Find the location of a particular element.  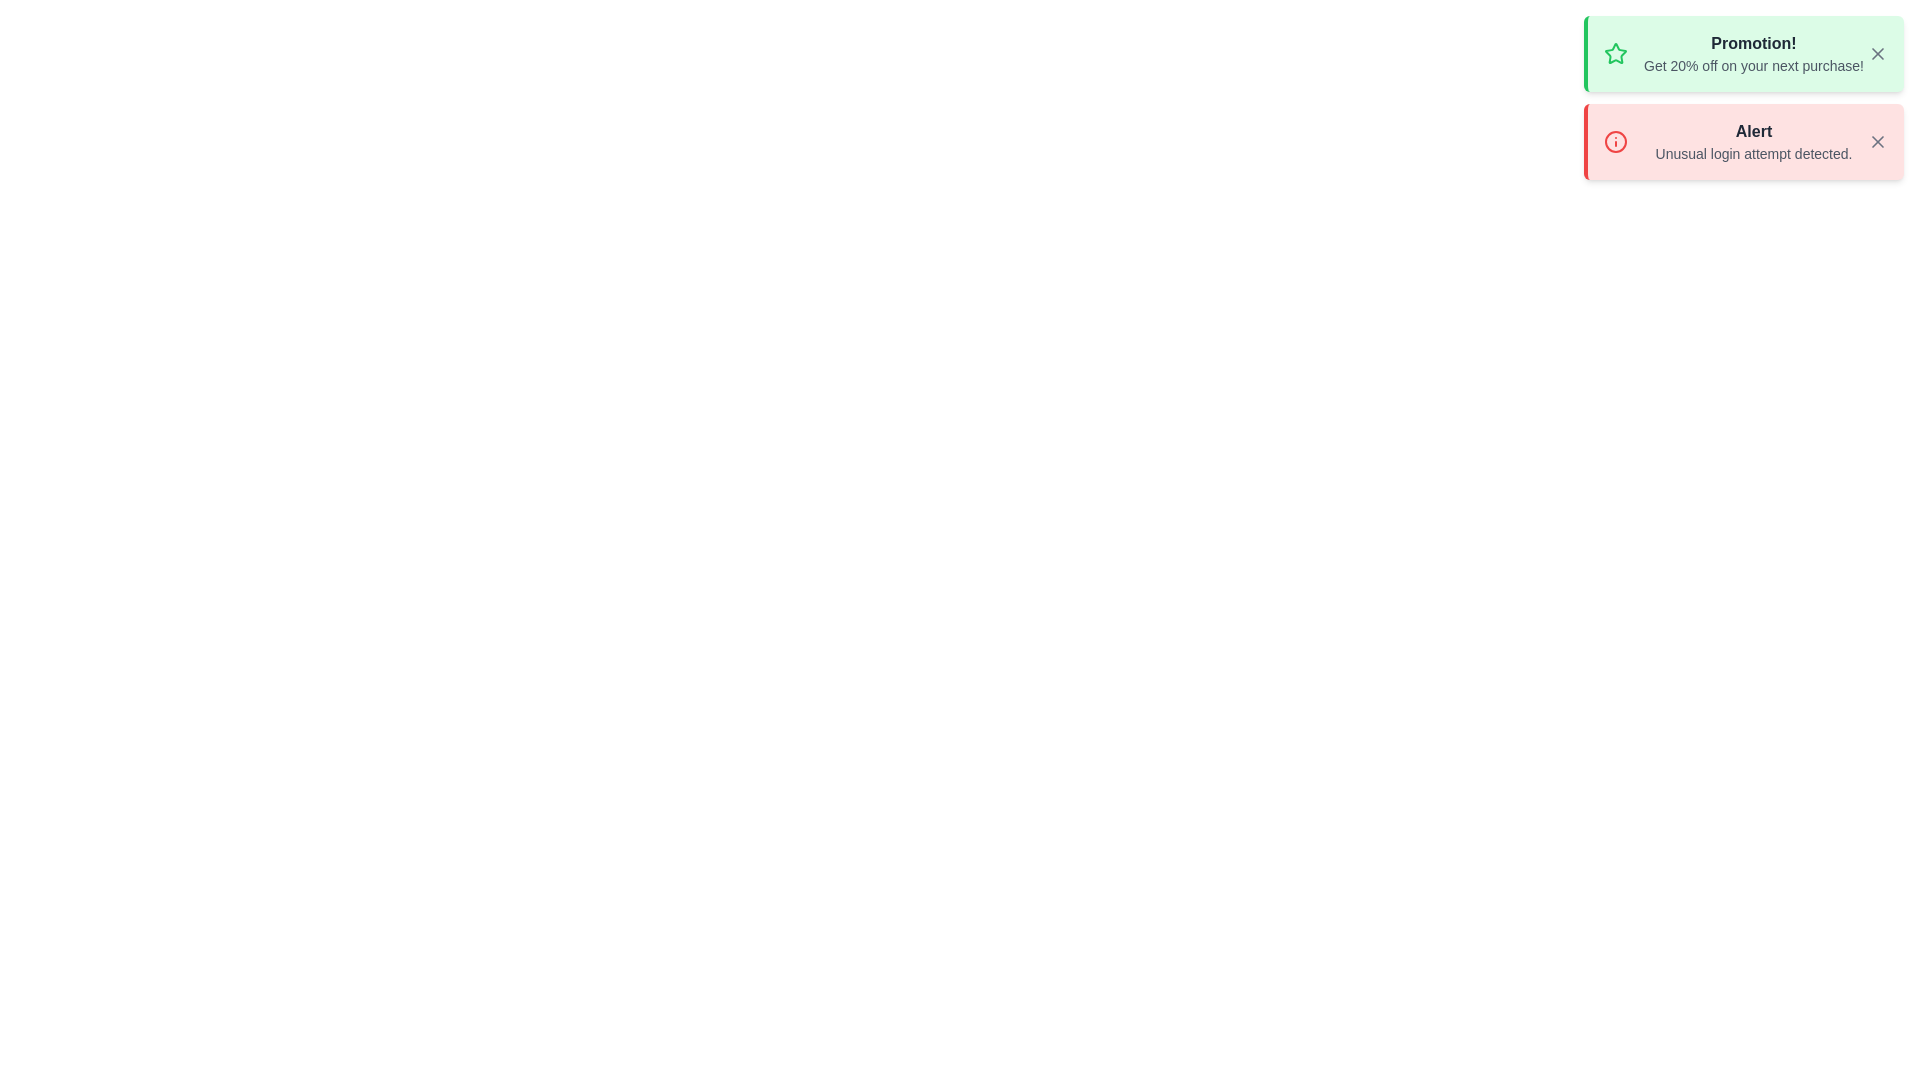

promotional message displayed in the central text block that says 'Promotion!' and 'Get 20% off on your next purchase!' within the light green notification box is located at coordinates (1752, 53).